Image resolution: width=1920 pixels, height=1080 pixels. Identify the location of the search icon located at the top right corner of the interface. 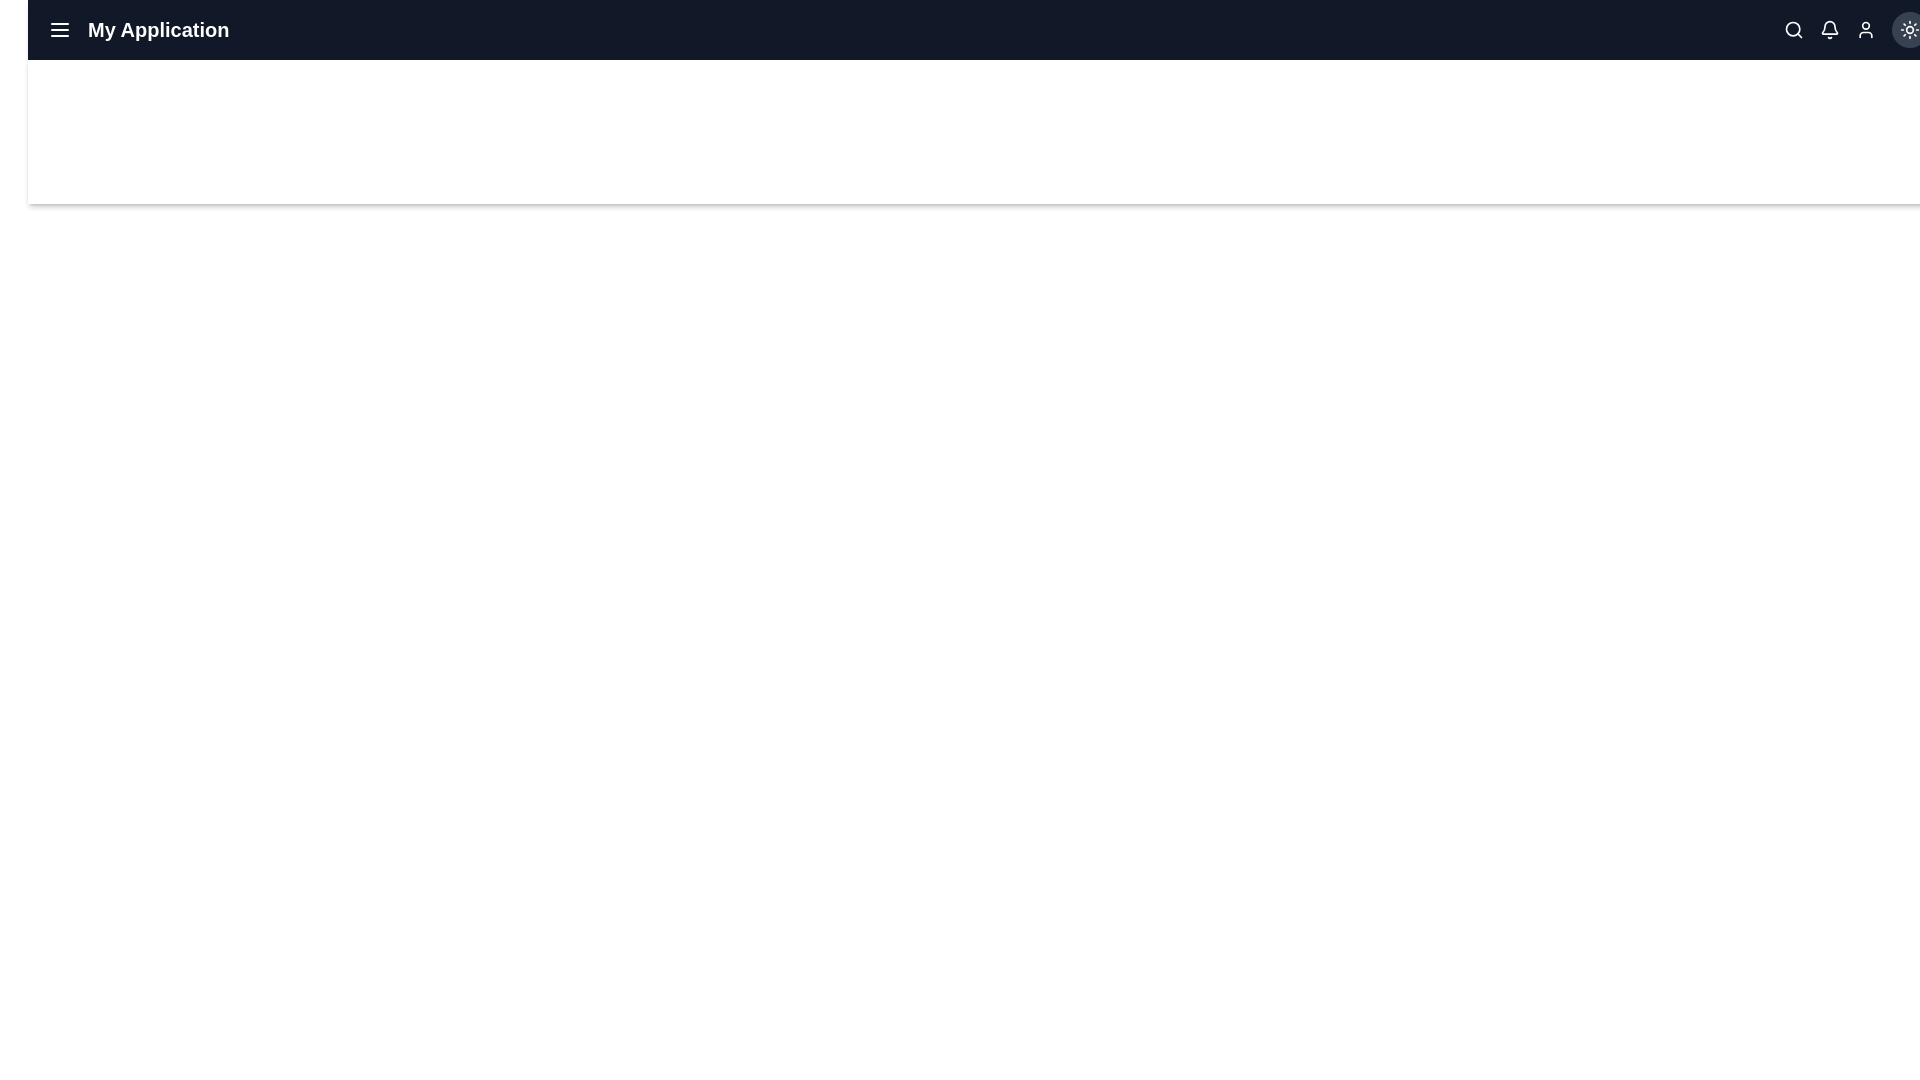
(1794, 30).